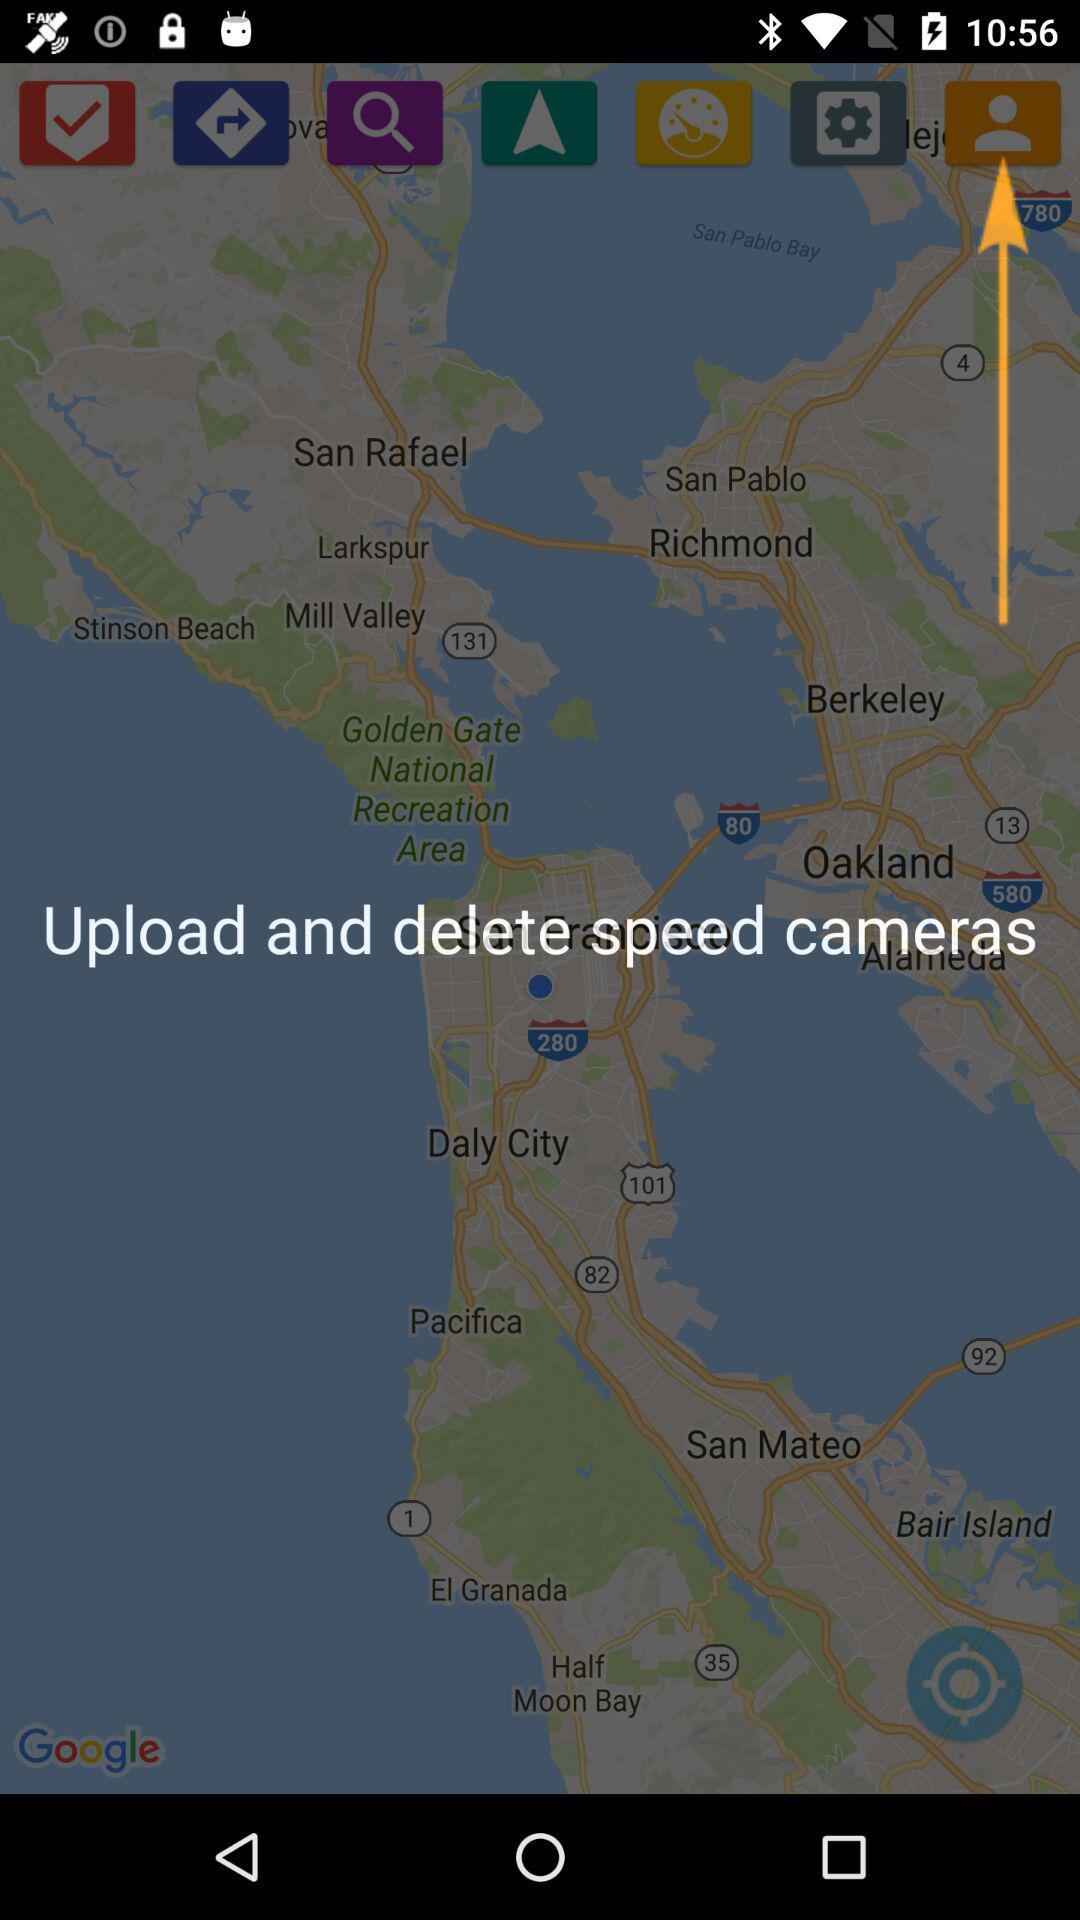 The image size is (1080, 1920). What do you see at coordinates (1002, 121) in the screenshot?
I see `the icon which is next to the settings icon` at bounding box center [1002, 121].